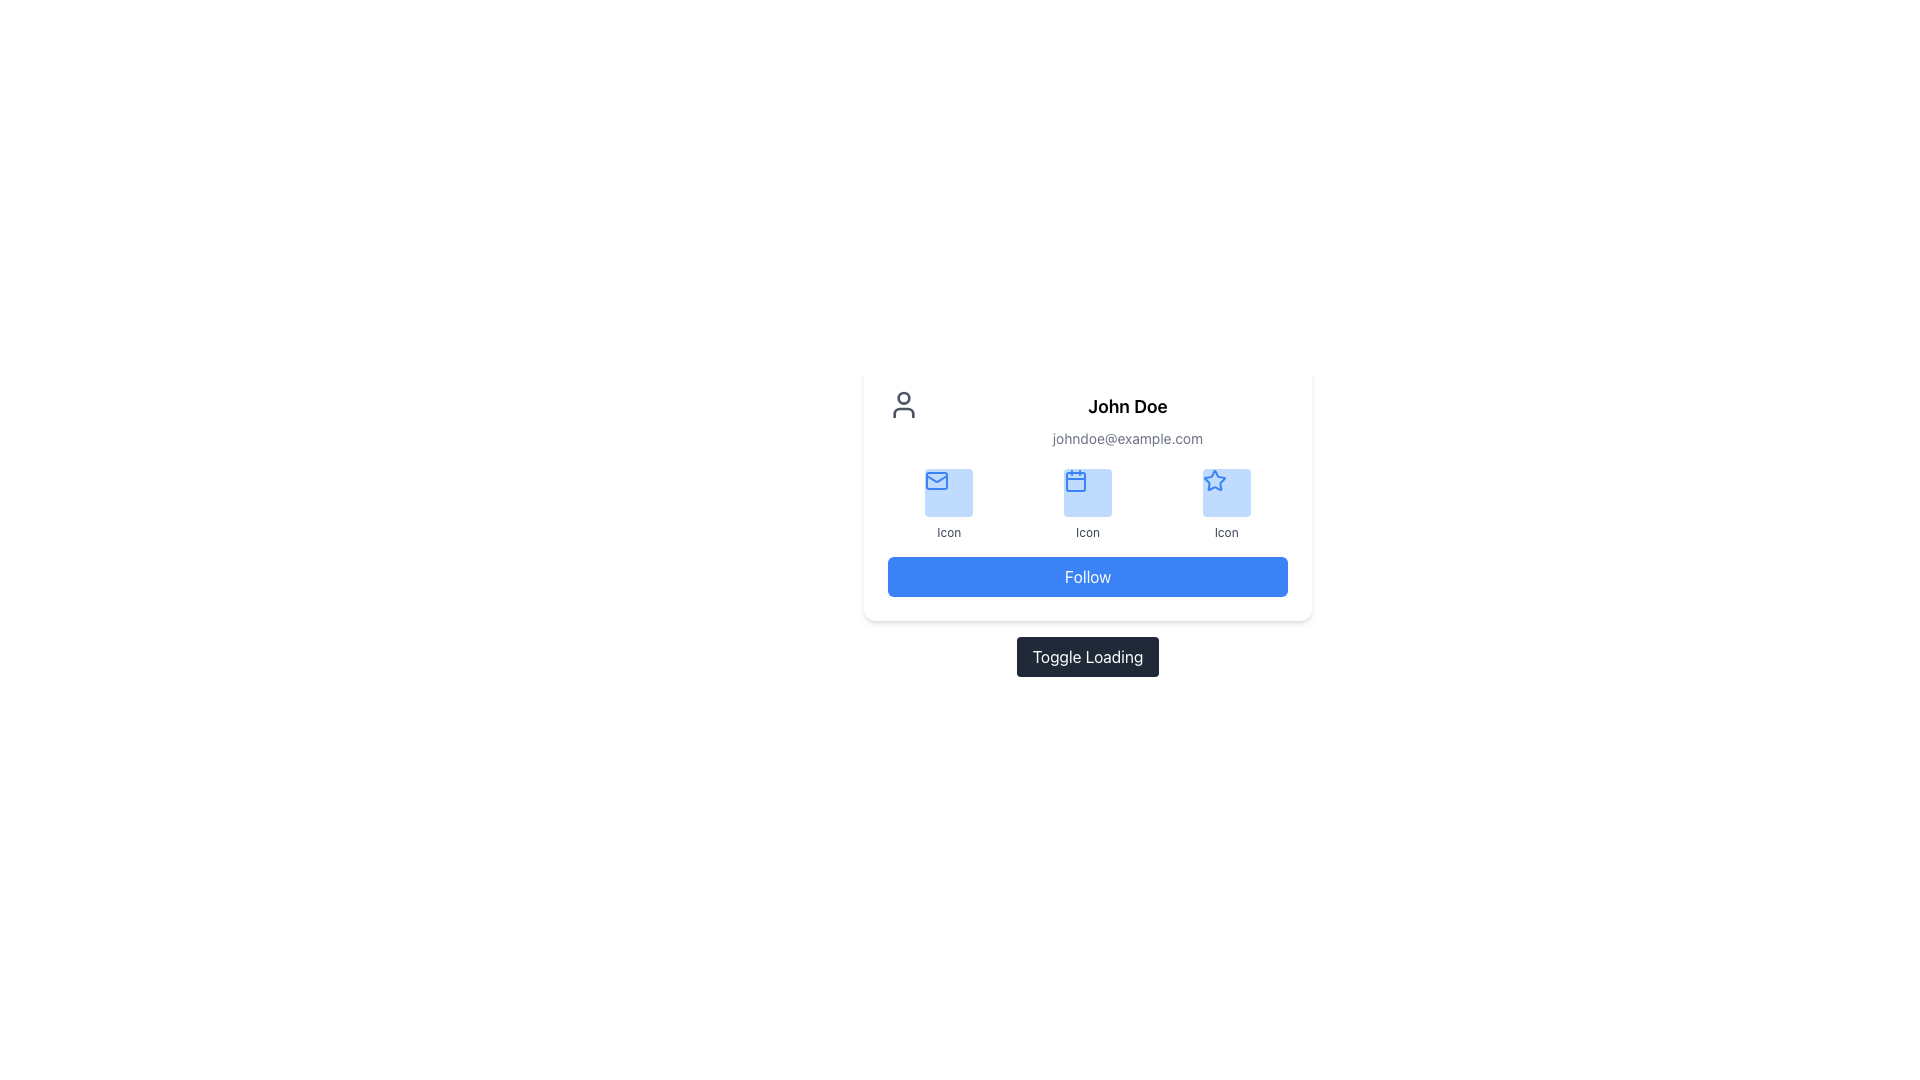 Image resolution: width=1920 pixels, height=1080 pixels. I want to click on text label that says 'Icon', which is the bottom-most component in a group containing a blue-highlighted star icon, so click(1225, 531).